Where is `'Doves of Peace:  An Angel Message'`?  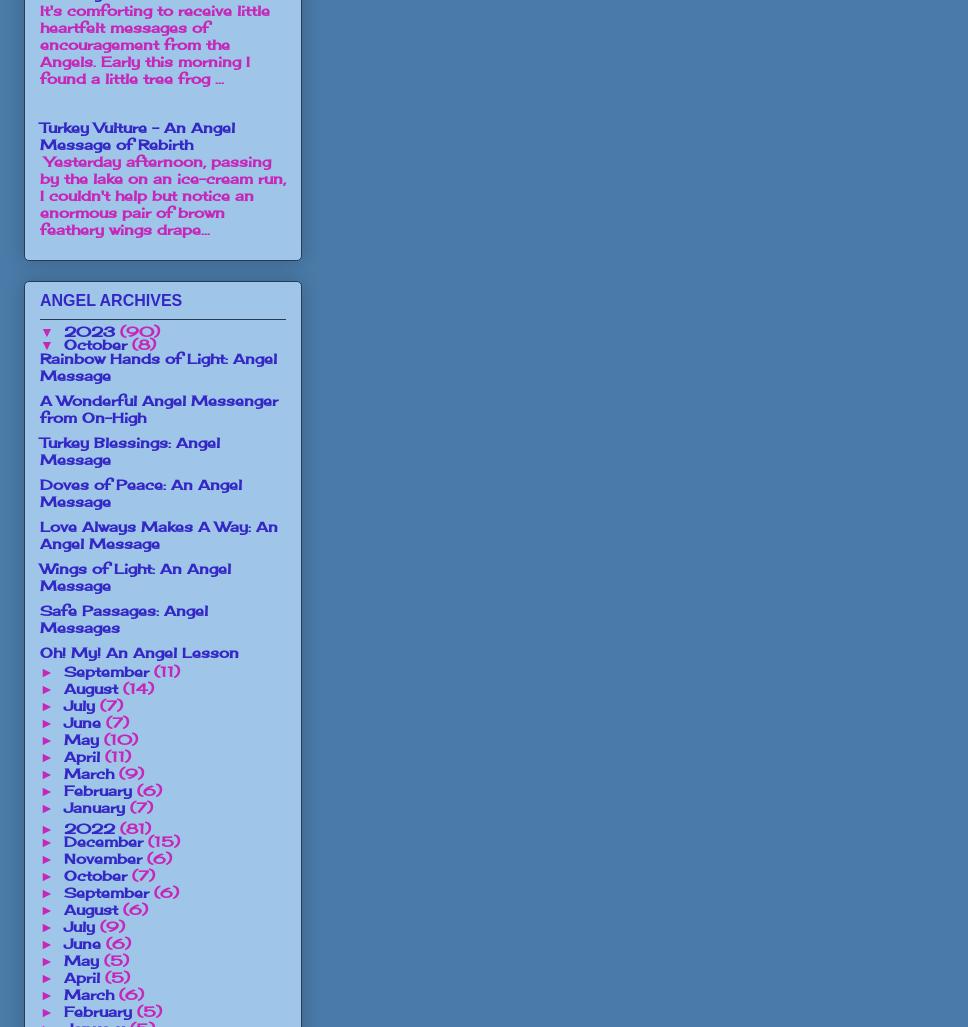 'Doves of Peace:  An Angel Message' is located at coordinates (140, 492).